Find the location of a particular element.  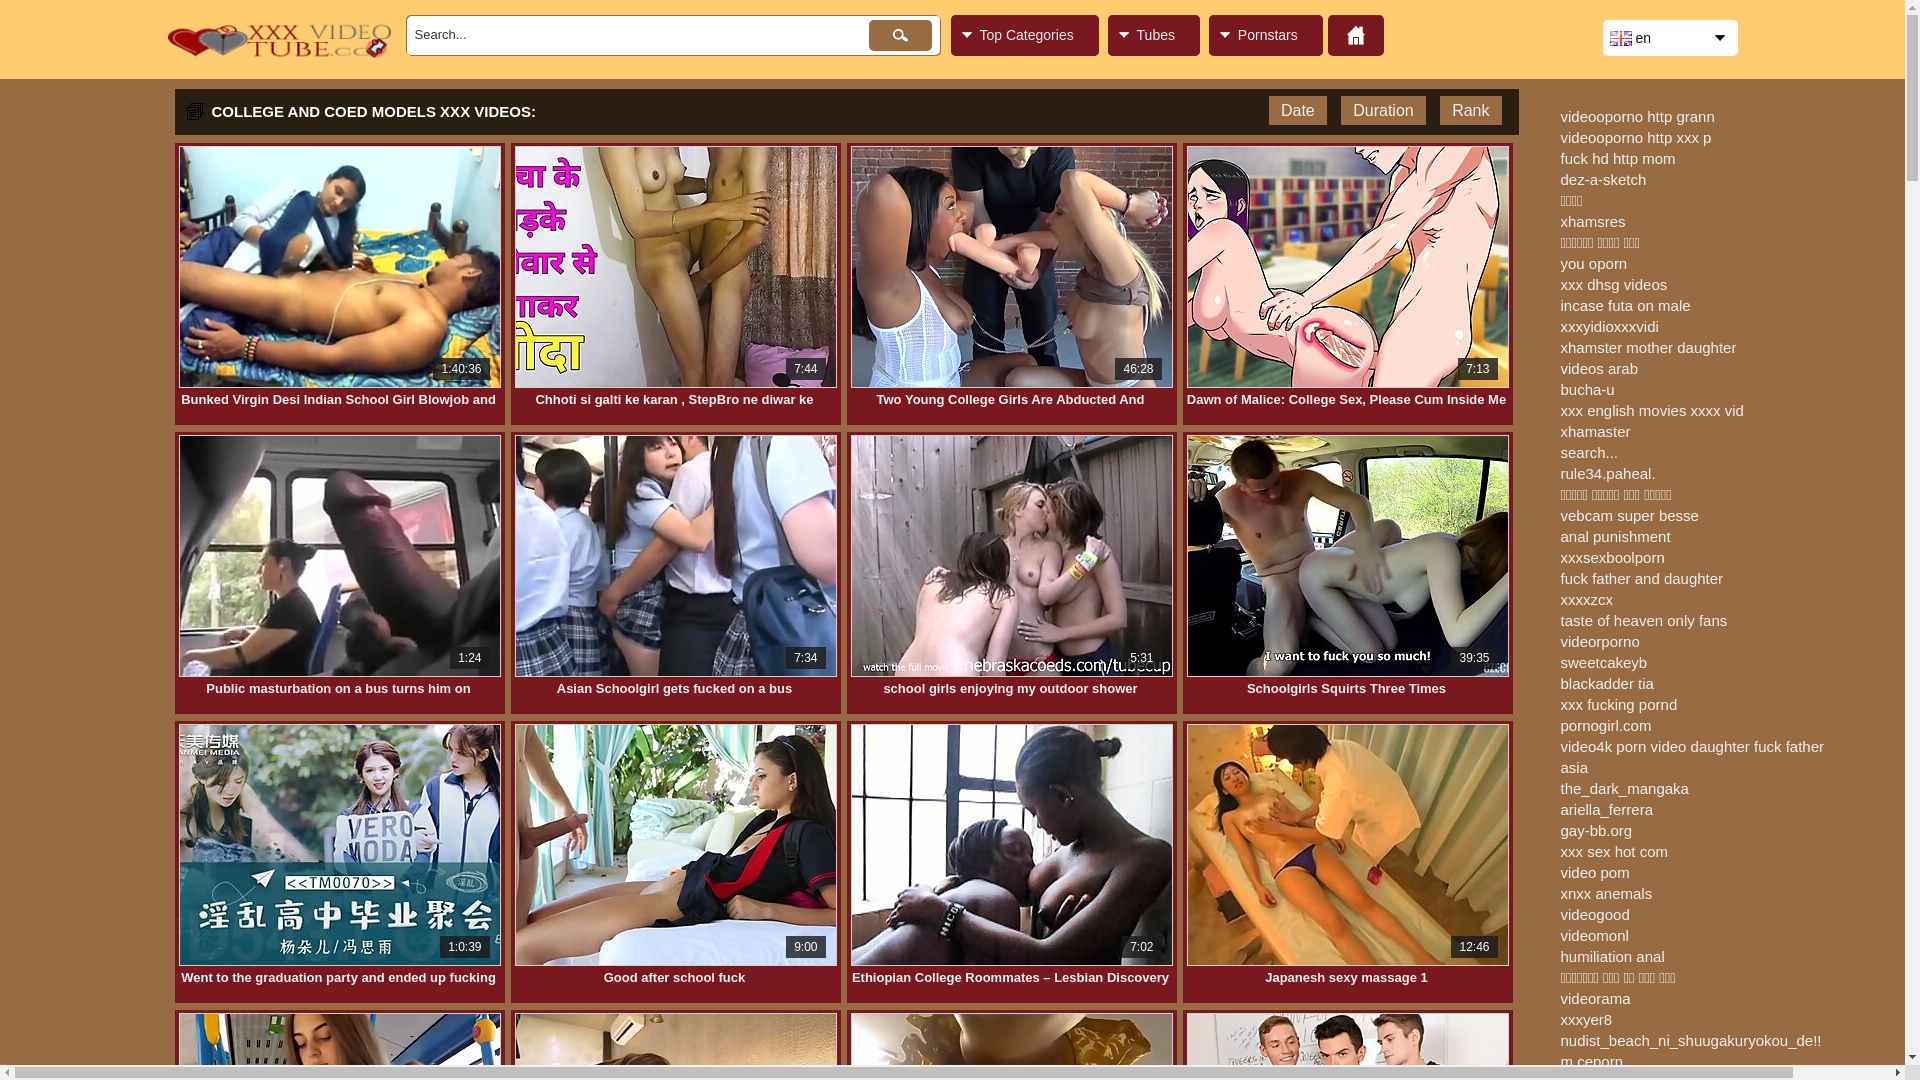

'videorama' is located at coordinates (1593, 998).